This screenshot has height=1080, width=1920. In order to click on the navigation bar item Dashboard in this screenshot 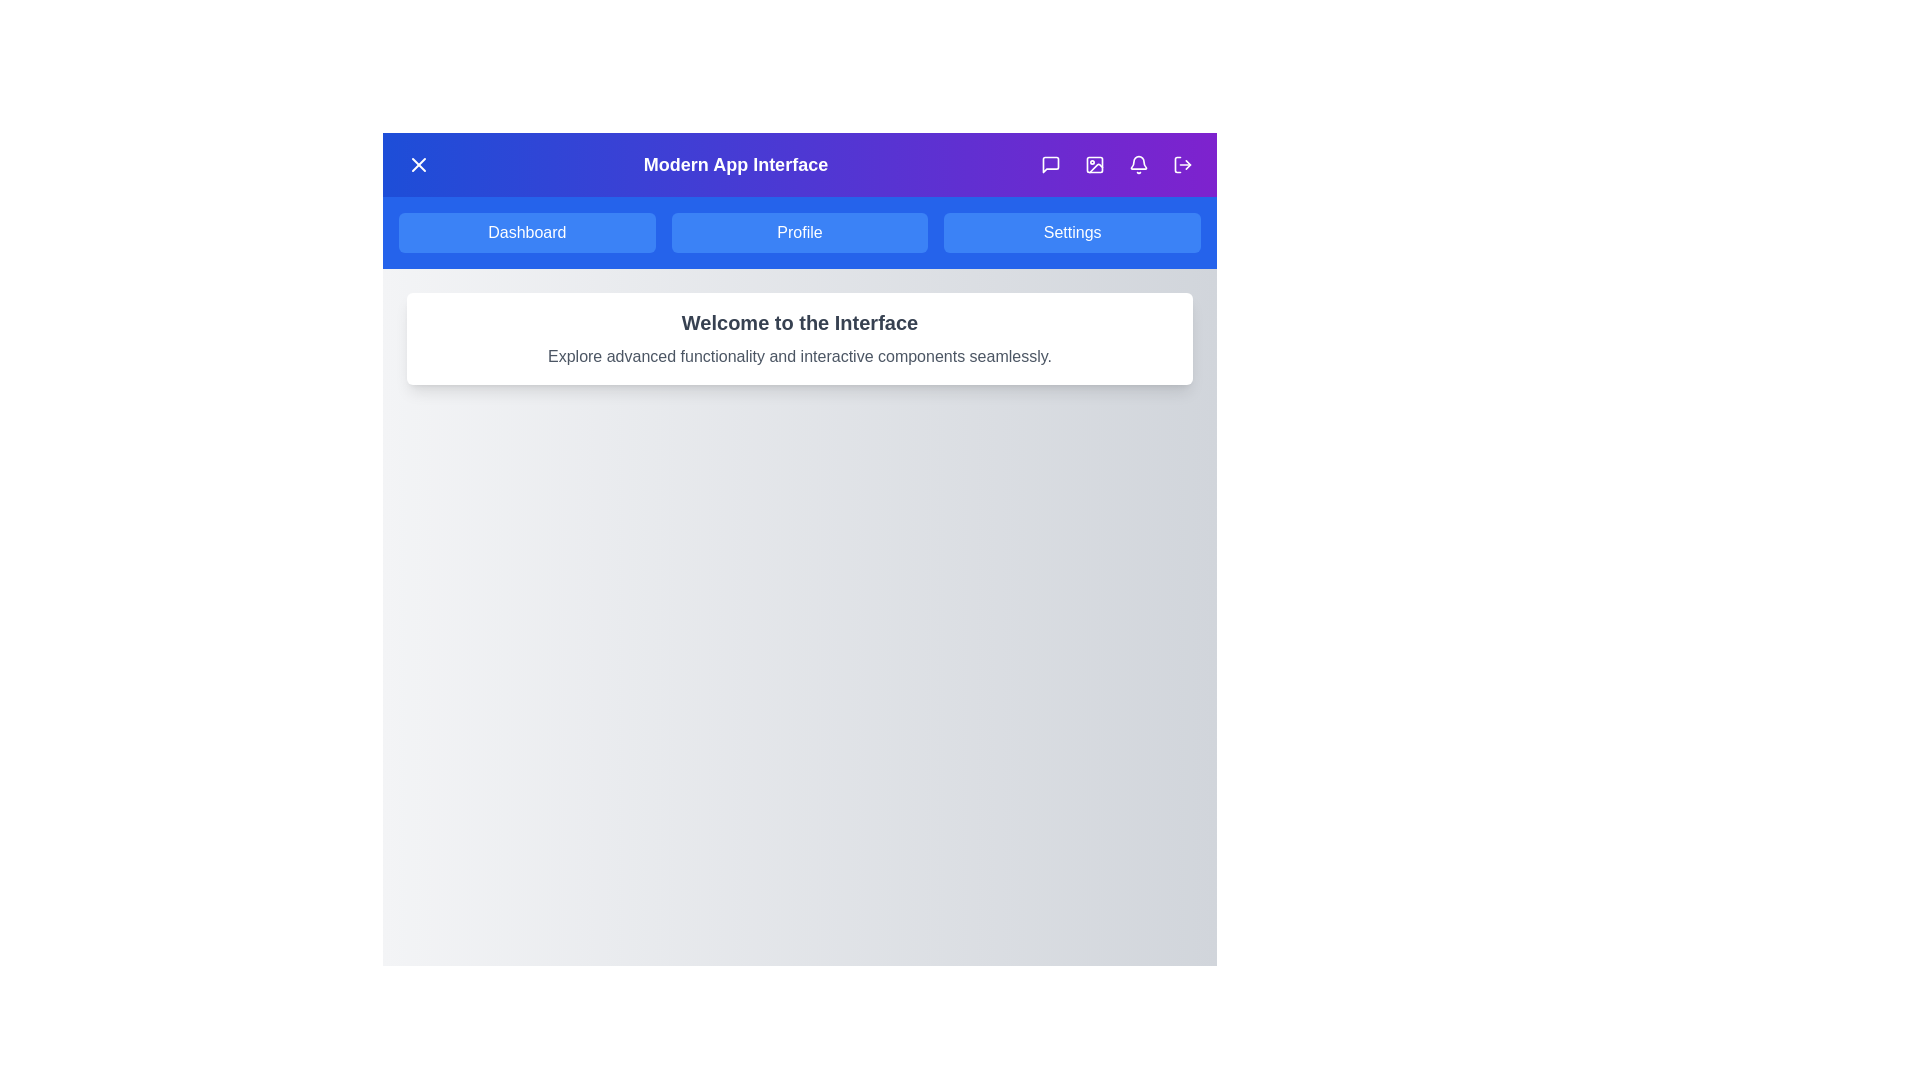, I will do `click(527, 231)`.